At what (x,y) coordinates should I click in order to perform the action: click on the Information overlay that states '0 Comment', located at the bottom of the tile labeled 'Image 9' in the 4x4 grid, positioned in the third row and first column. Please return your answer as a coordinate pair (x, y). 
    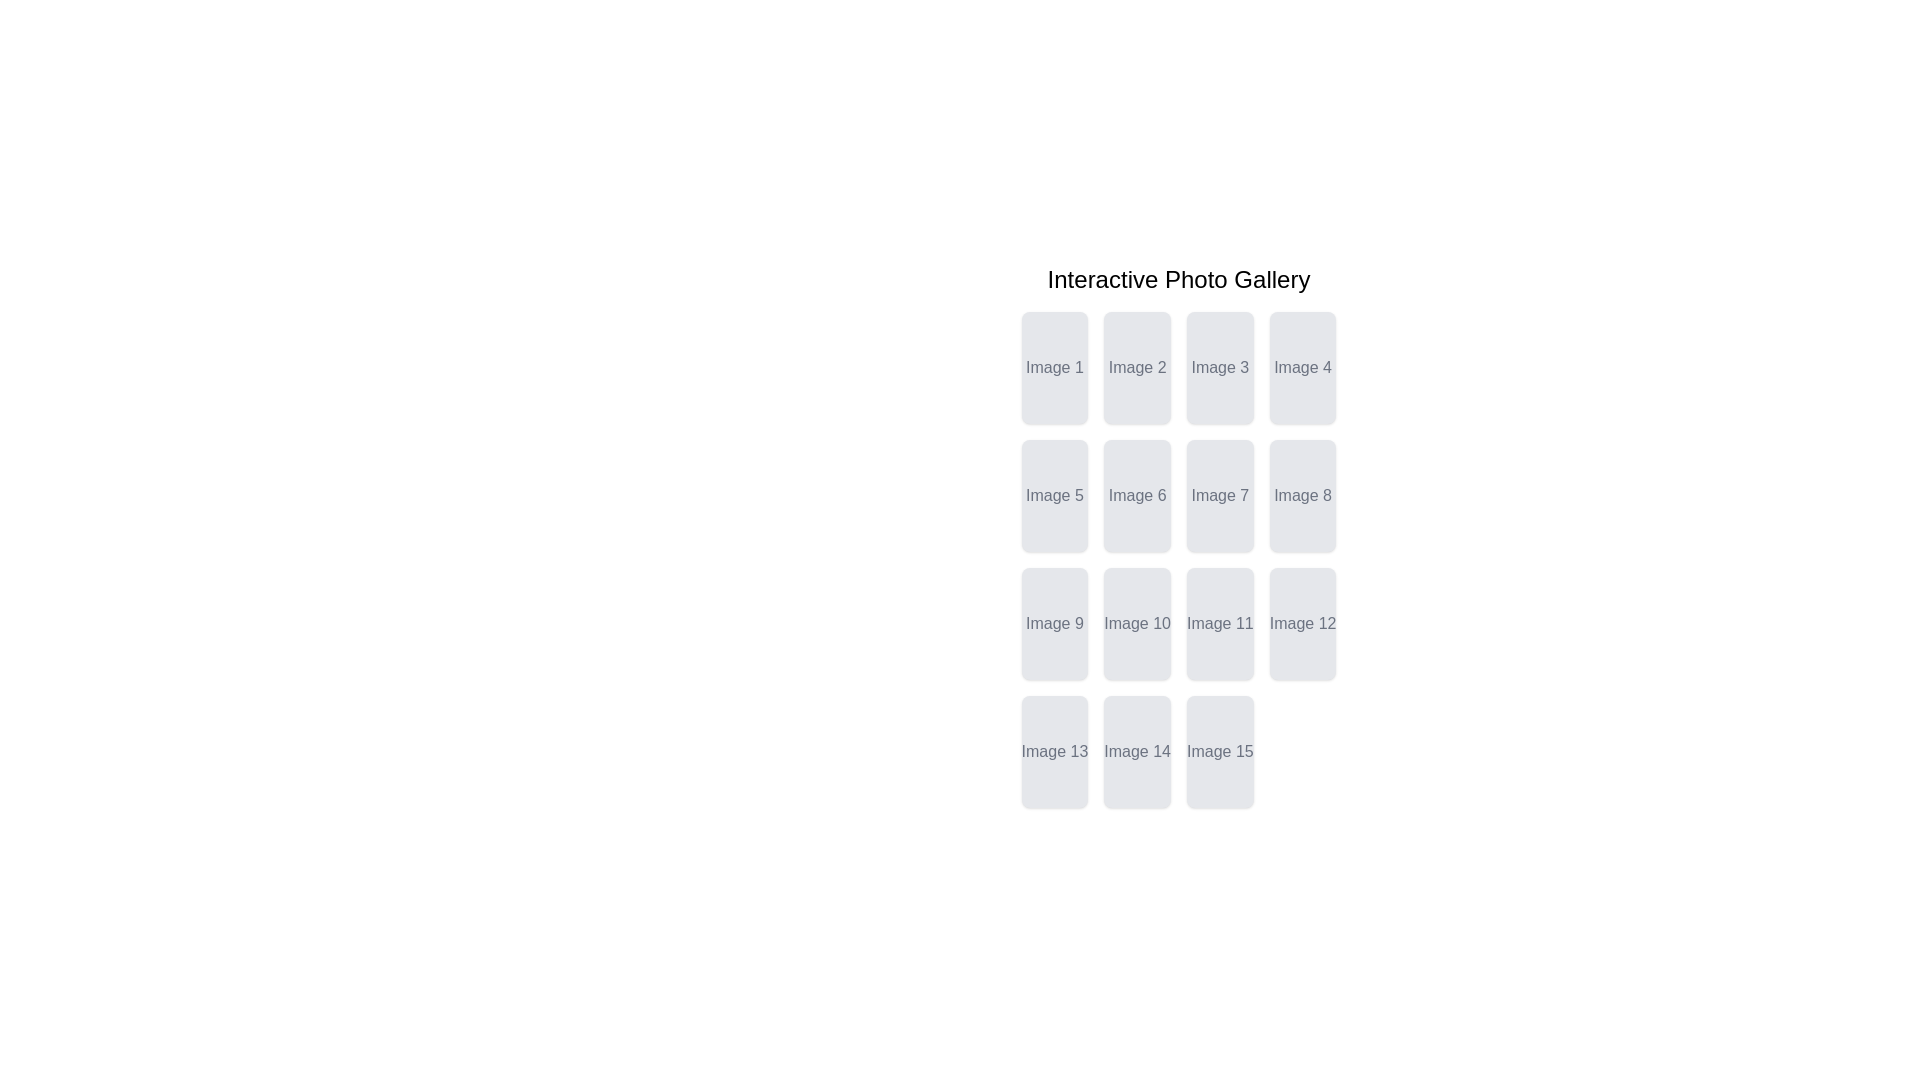
    Looking at the image, I should click on (1053, 640).